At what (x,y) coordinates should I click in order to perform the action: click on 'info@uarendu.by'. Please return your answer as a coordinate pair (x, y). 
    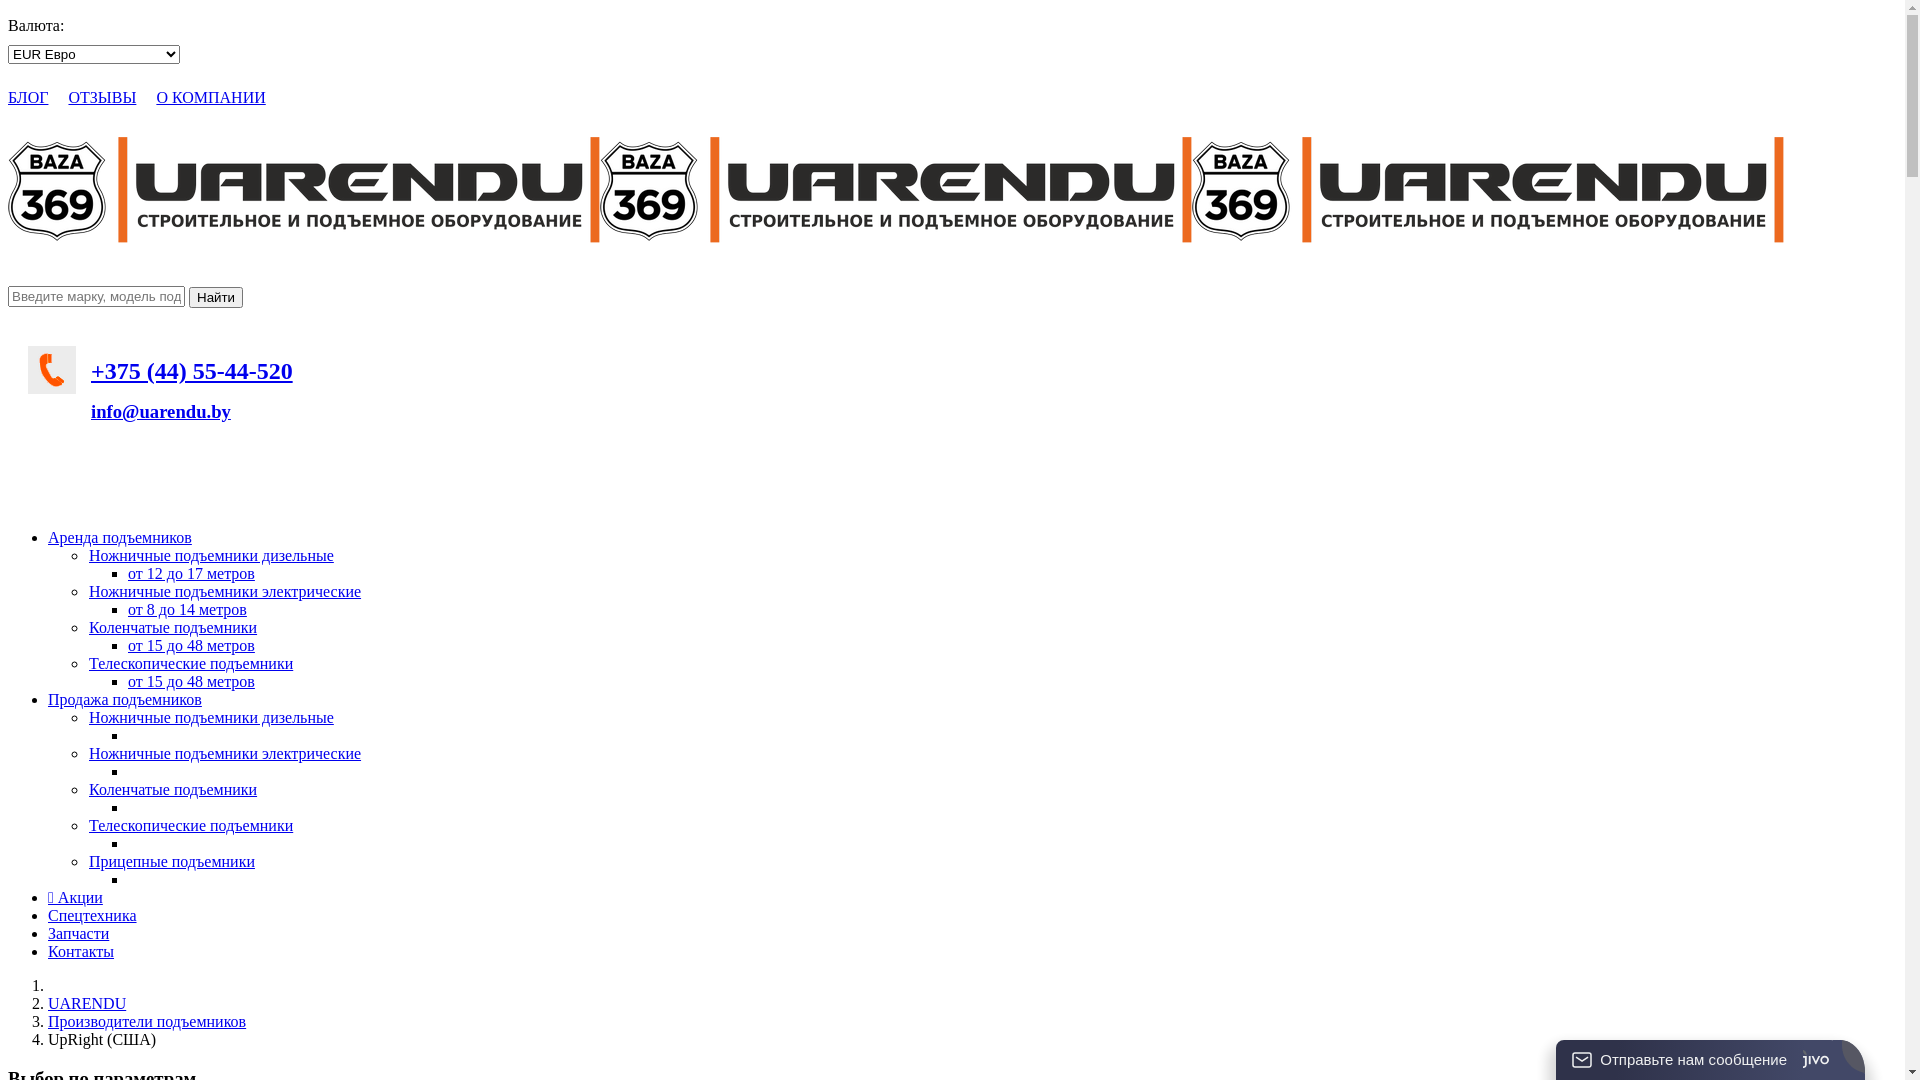
    Looking at the image, I should click on (161, 410).